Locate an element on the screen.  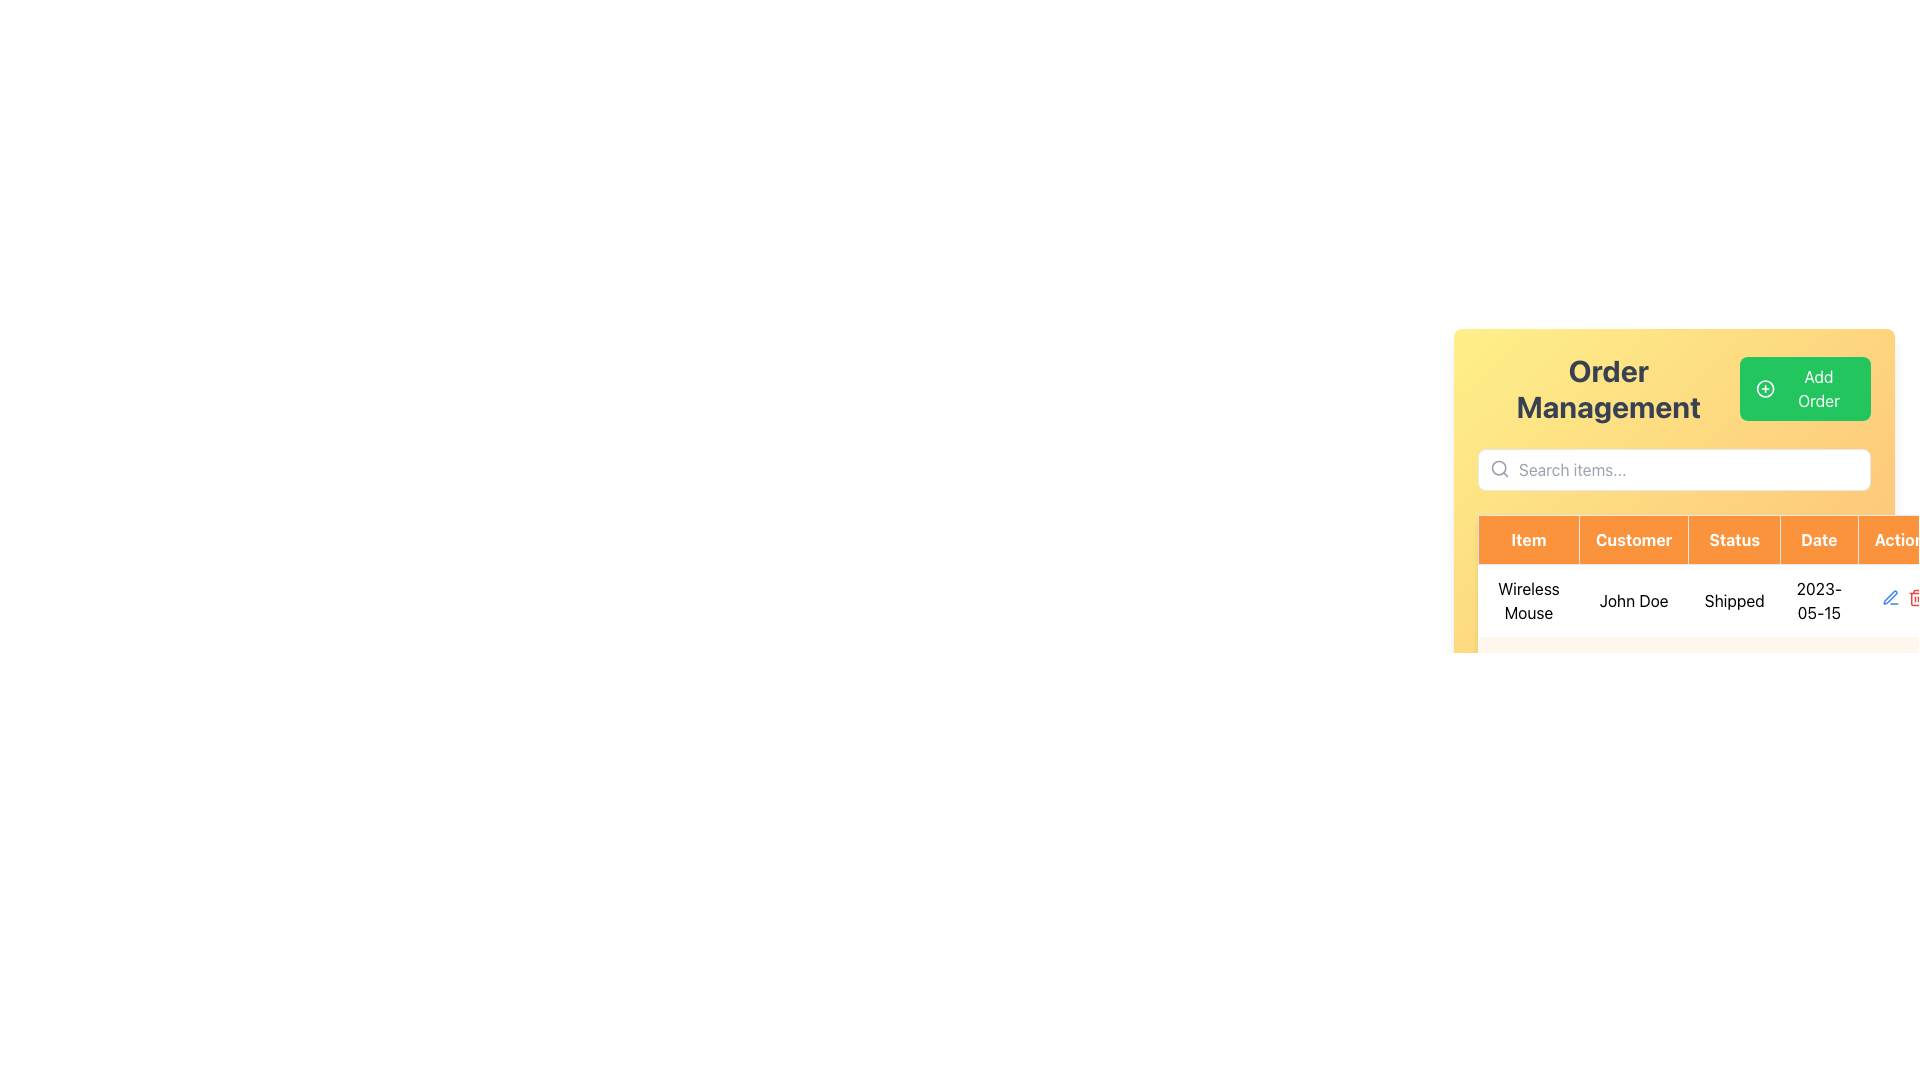
the static text cell displaying 'Shipped' in the 'Status' column of the table, which is positioned between the 'Customer' column and the 'Date' column is located at coordinates (1733, 599).